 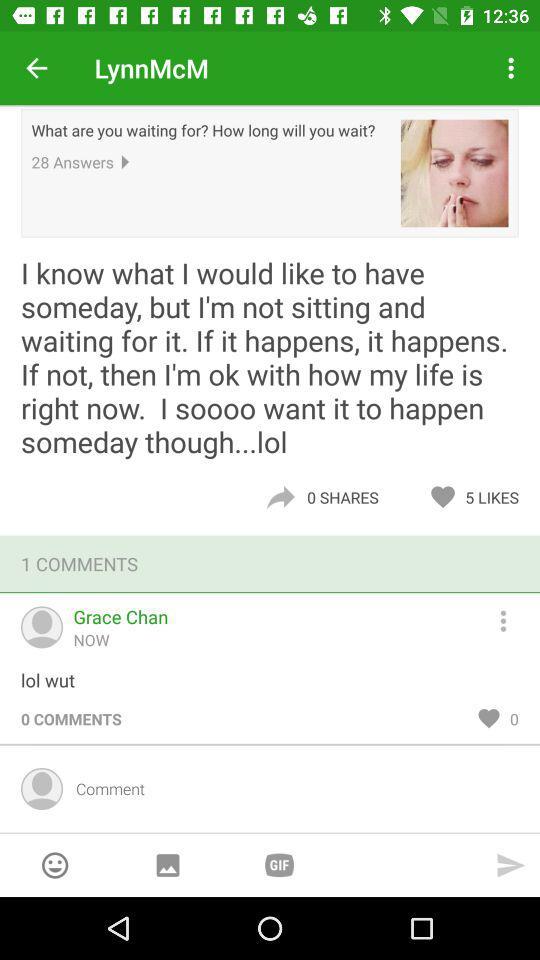 What do you see at coordinates (166, 864) in the screenshot?
I see `send a picture` at bounding box center [166, 864].